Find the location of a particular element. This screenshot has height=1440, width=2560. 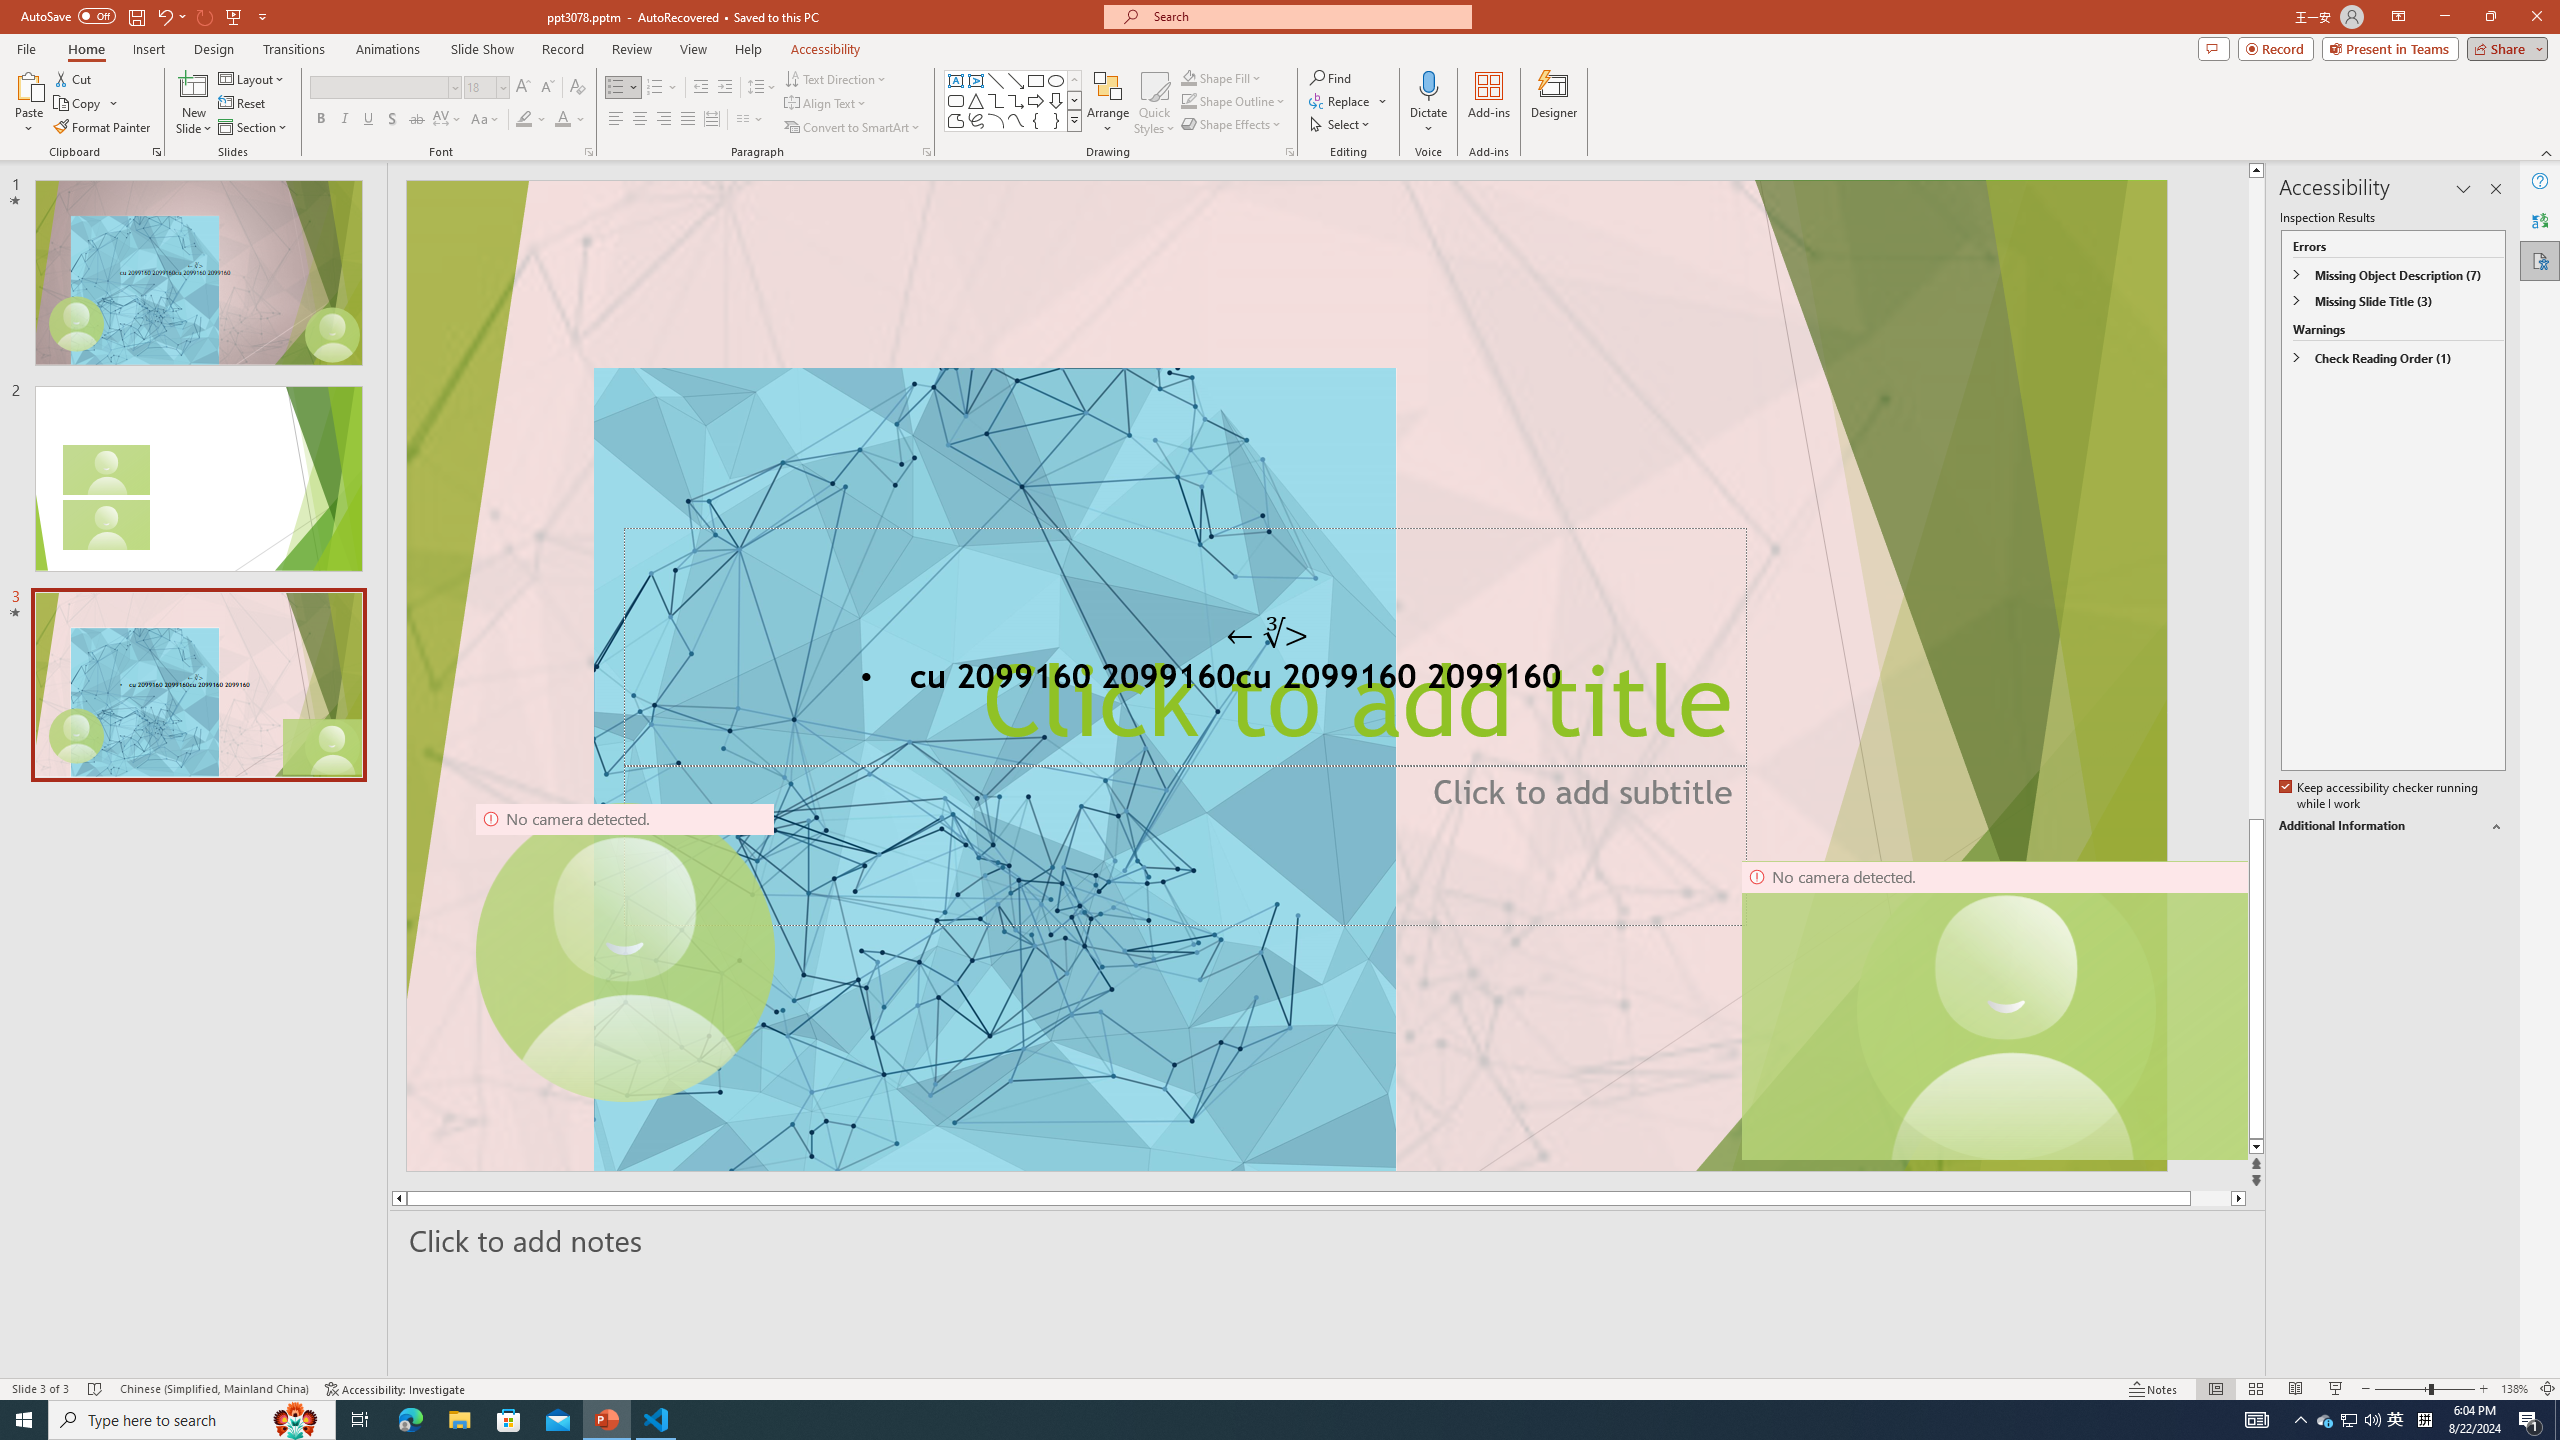

'TextBox 7' is located at coordinates (1267, 633).